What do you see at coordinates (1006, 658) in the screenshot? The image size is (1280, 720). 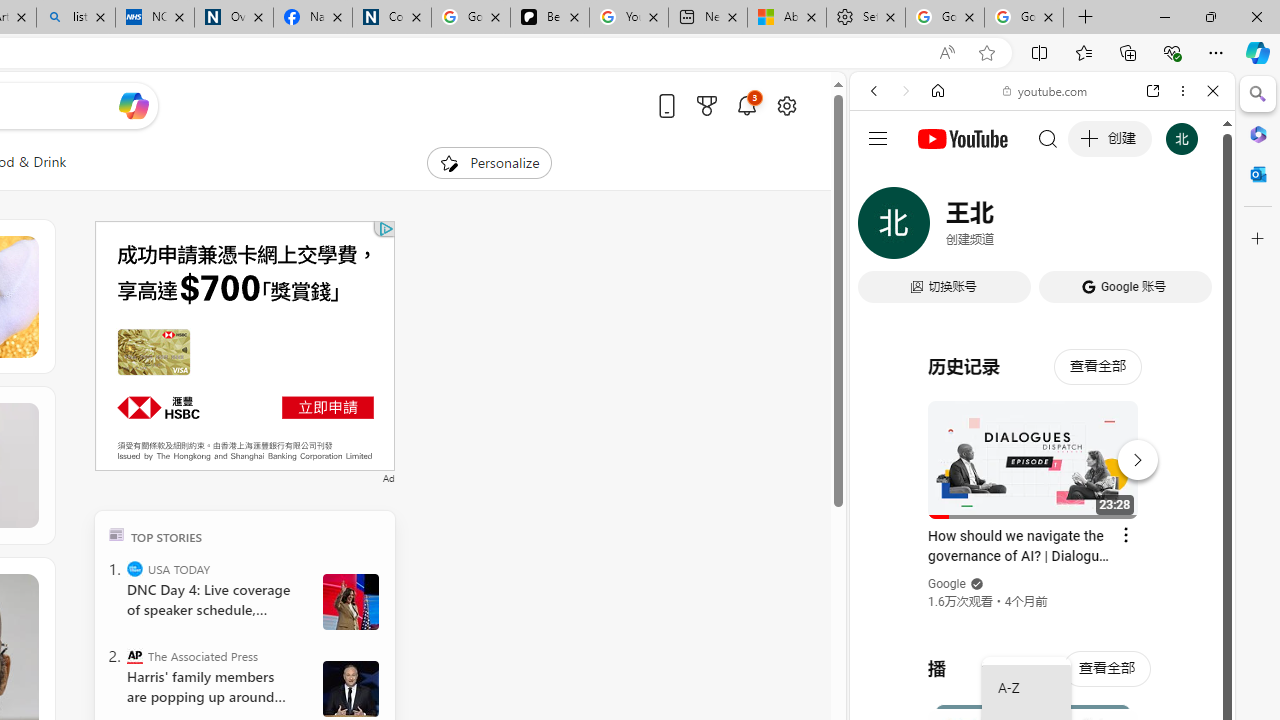 I see `'Search videos from youtube.com'` at bounding box center [1006, 658].